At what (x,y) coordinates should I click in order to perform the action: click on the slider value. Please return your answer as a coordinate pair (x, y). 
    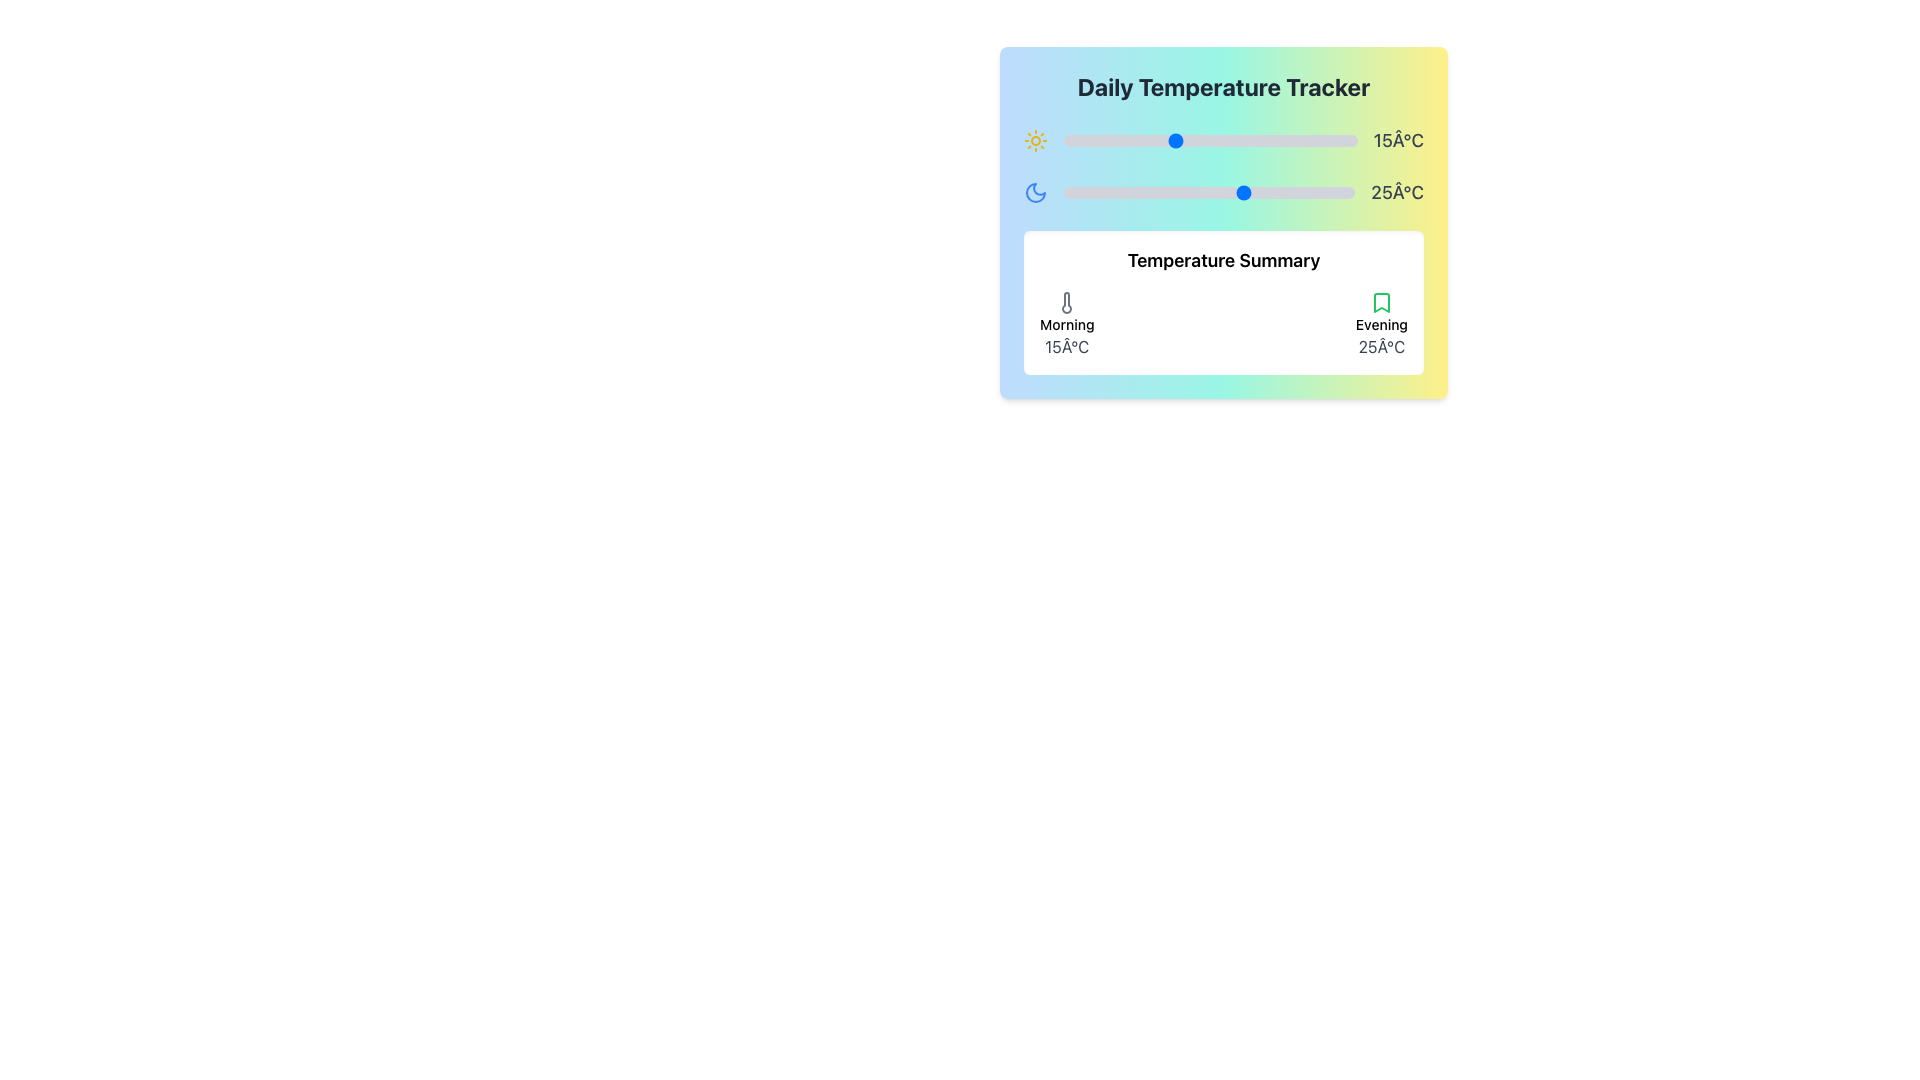
    Looking at the image, I should click on (1282, 192).